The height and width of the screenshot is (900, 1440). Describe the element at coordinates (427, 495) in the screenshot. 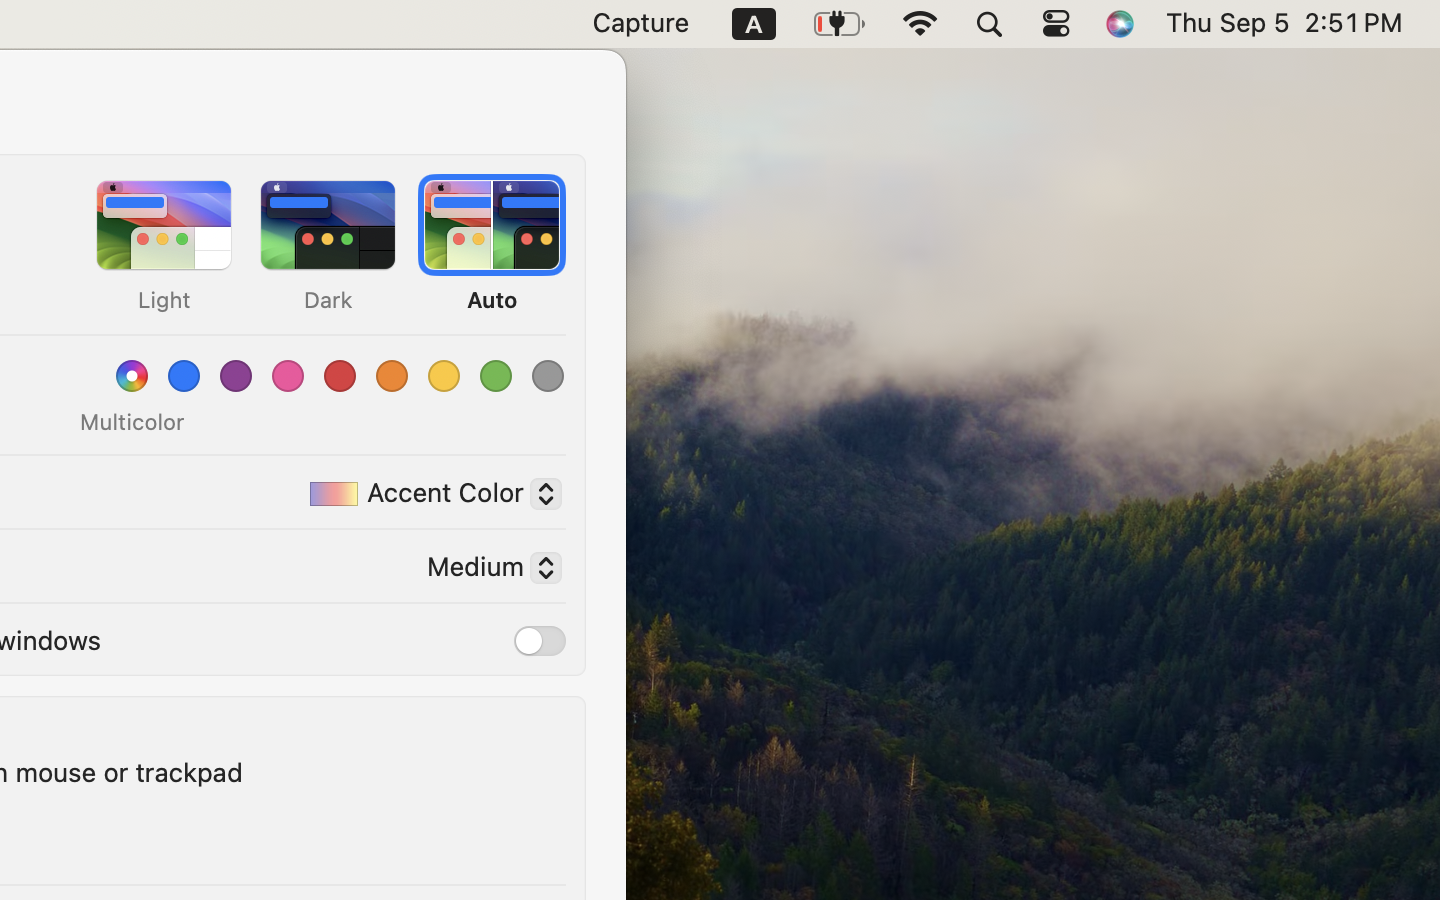

I see `'Accent Color'` at that location.